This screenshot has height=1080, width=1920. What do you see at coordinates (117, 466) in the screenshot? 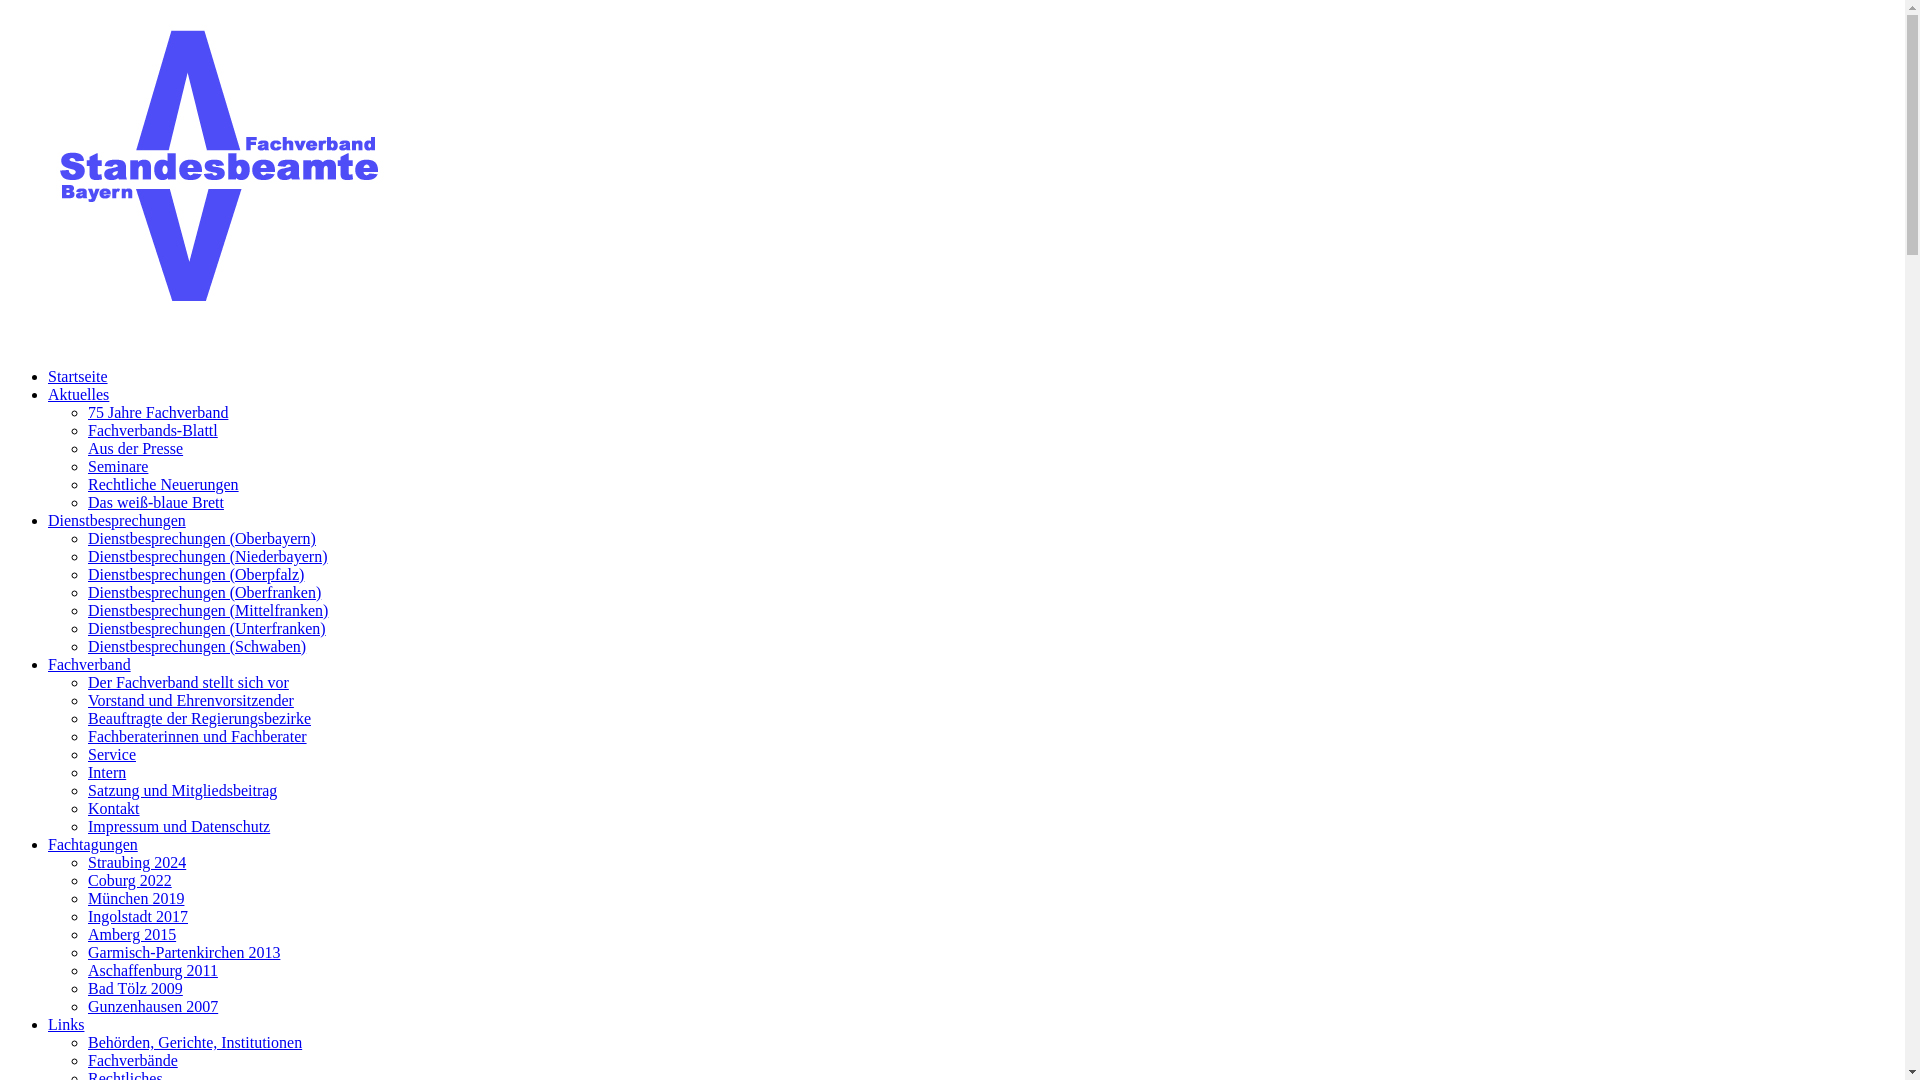
I see `'Seminare'` at bounding box center [117, 466].